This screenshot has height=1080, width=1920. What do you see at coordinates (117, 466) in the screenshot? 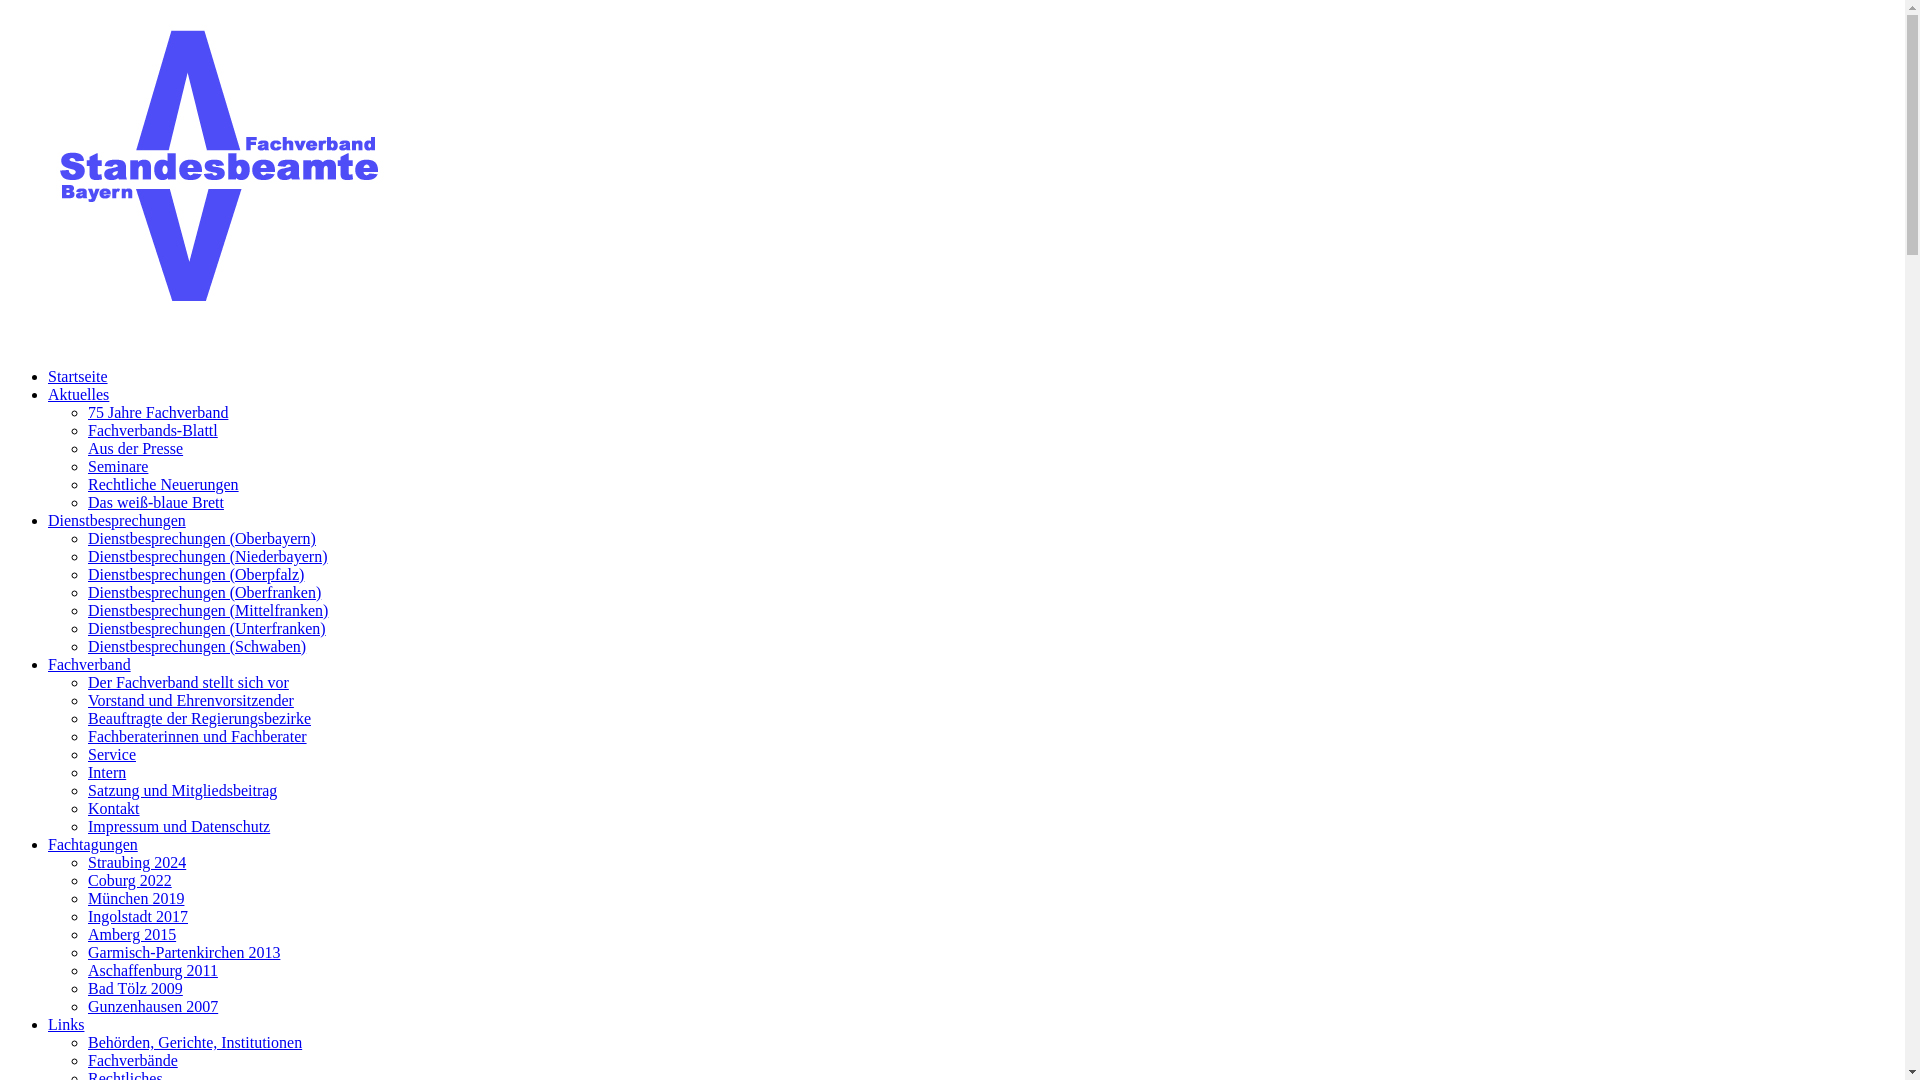
I see `'Seminare'` at bounding box center [117, 466].